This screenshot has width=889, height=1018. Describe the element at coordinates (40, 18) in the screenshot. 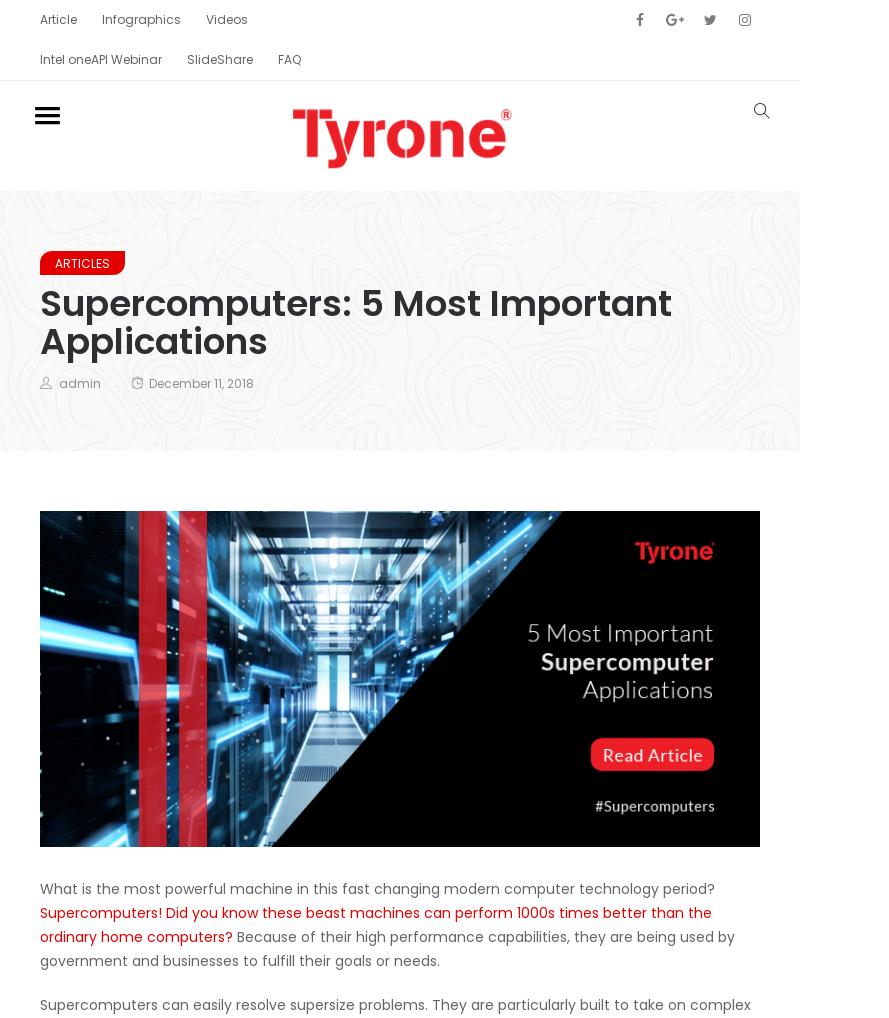

I see `'Article'` at that location.